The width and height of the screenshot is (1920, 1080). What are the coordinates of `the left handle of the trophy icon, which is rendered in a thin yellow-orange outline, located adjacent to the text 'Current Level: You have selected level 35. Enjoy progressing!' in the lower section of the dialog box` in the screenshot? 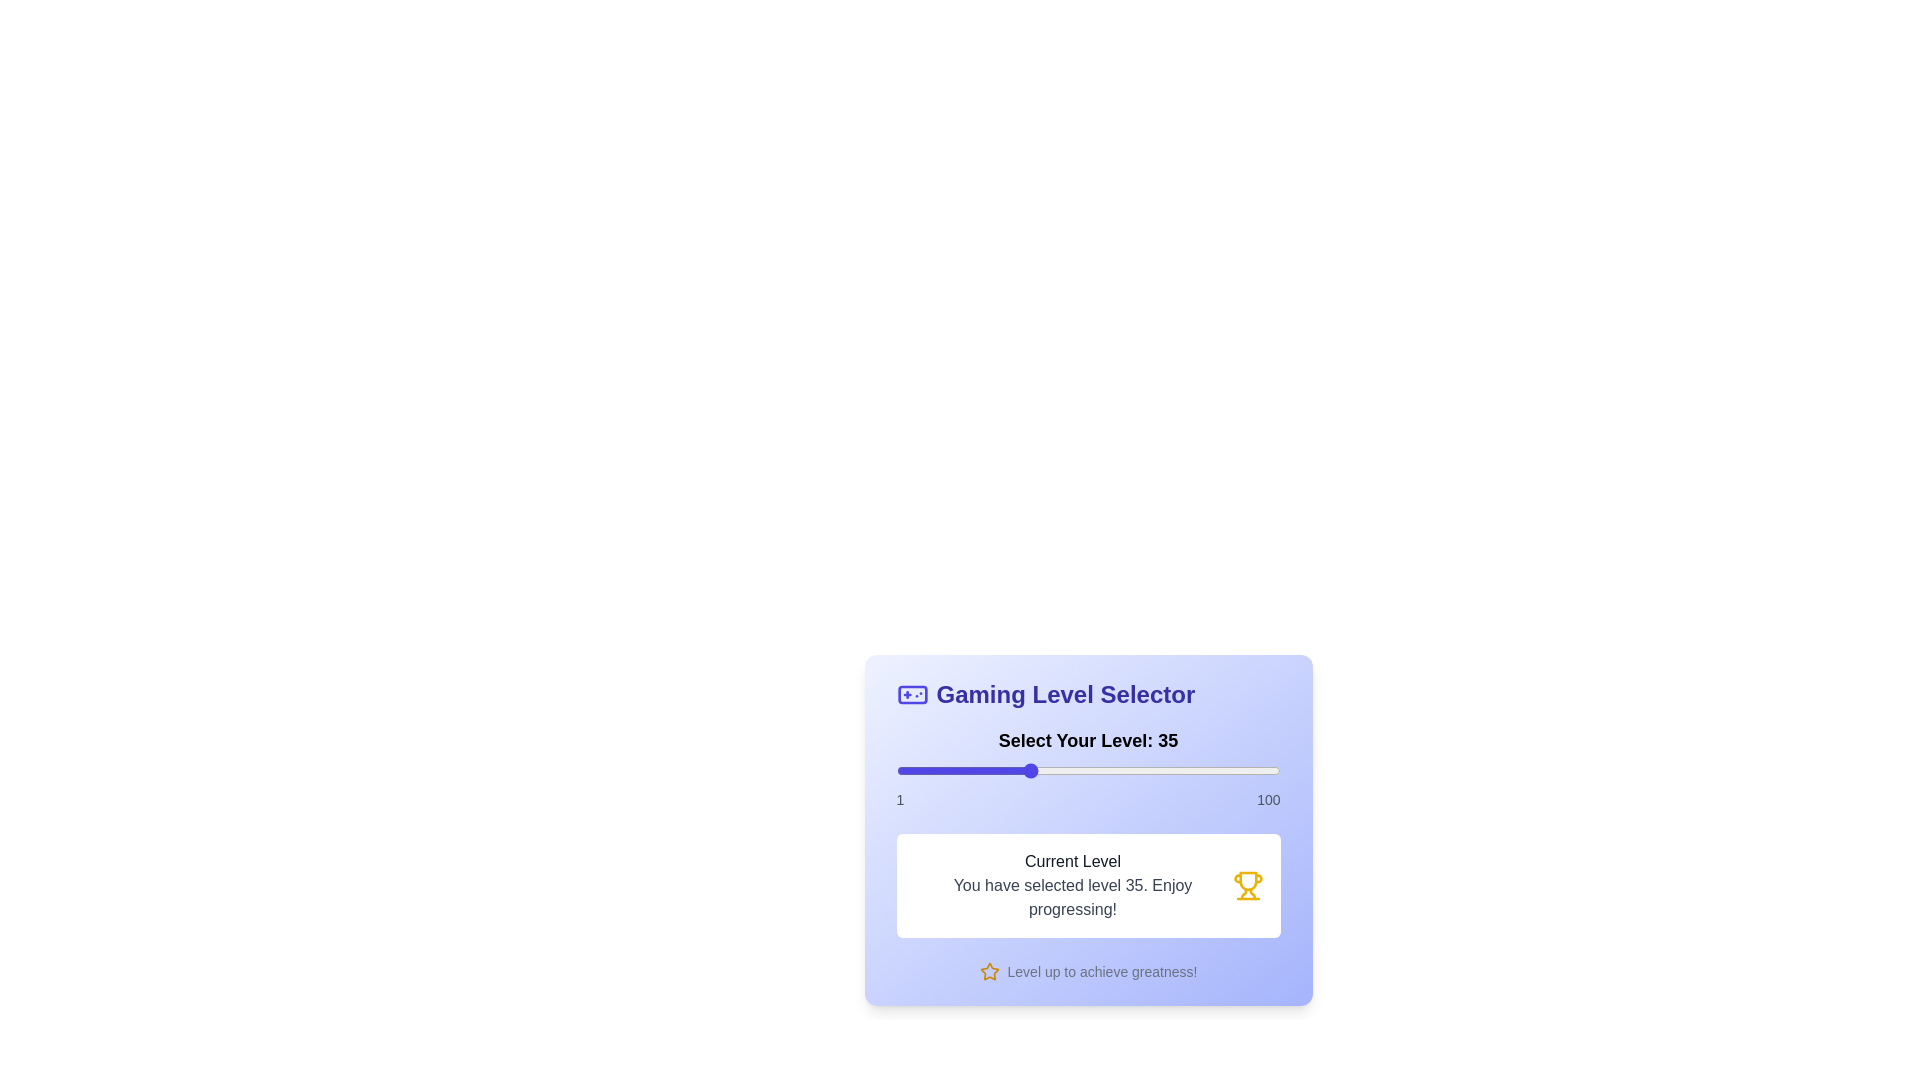 It's located at (1243, 893).